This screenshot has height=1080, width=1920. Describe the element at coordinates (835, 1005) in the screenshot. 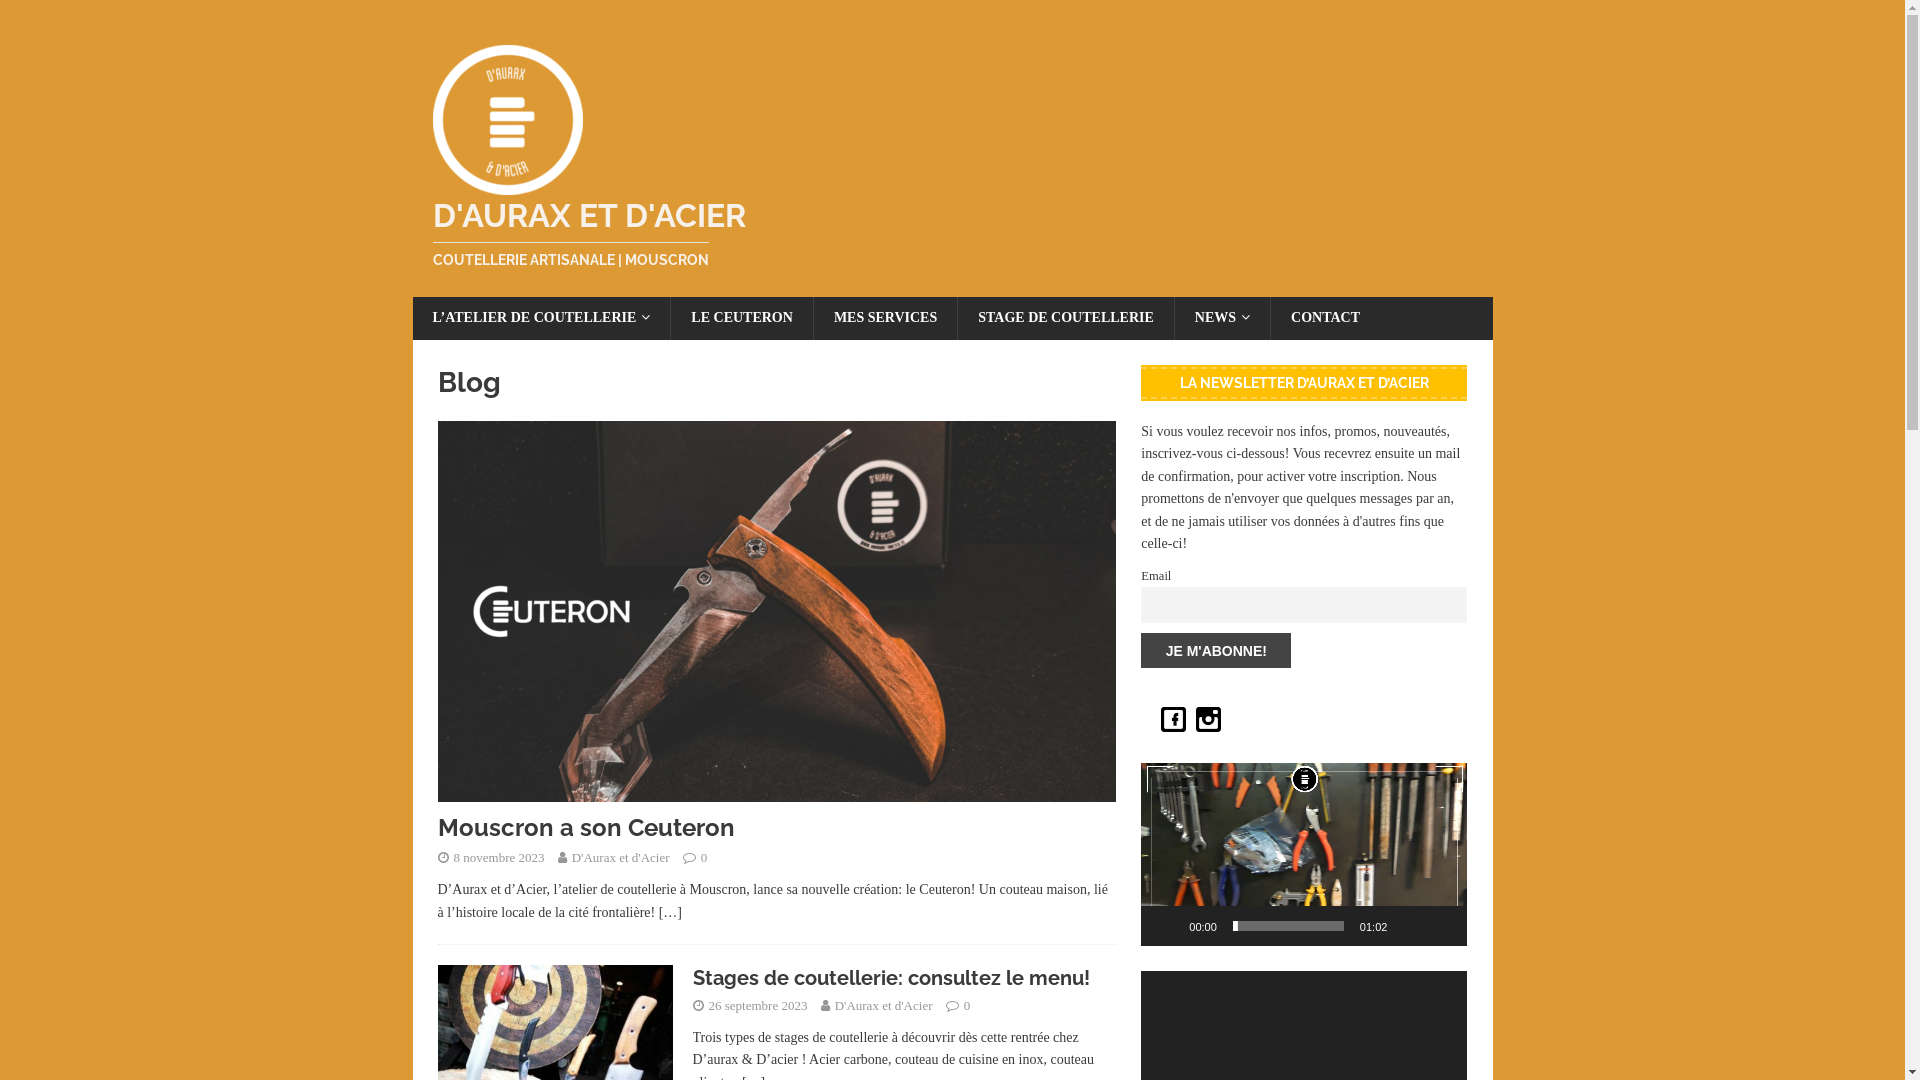

I see `'D'Aurax et d'Acier'` at that location.